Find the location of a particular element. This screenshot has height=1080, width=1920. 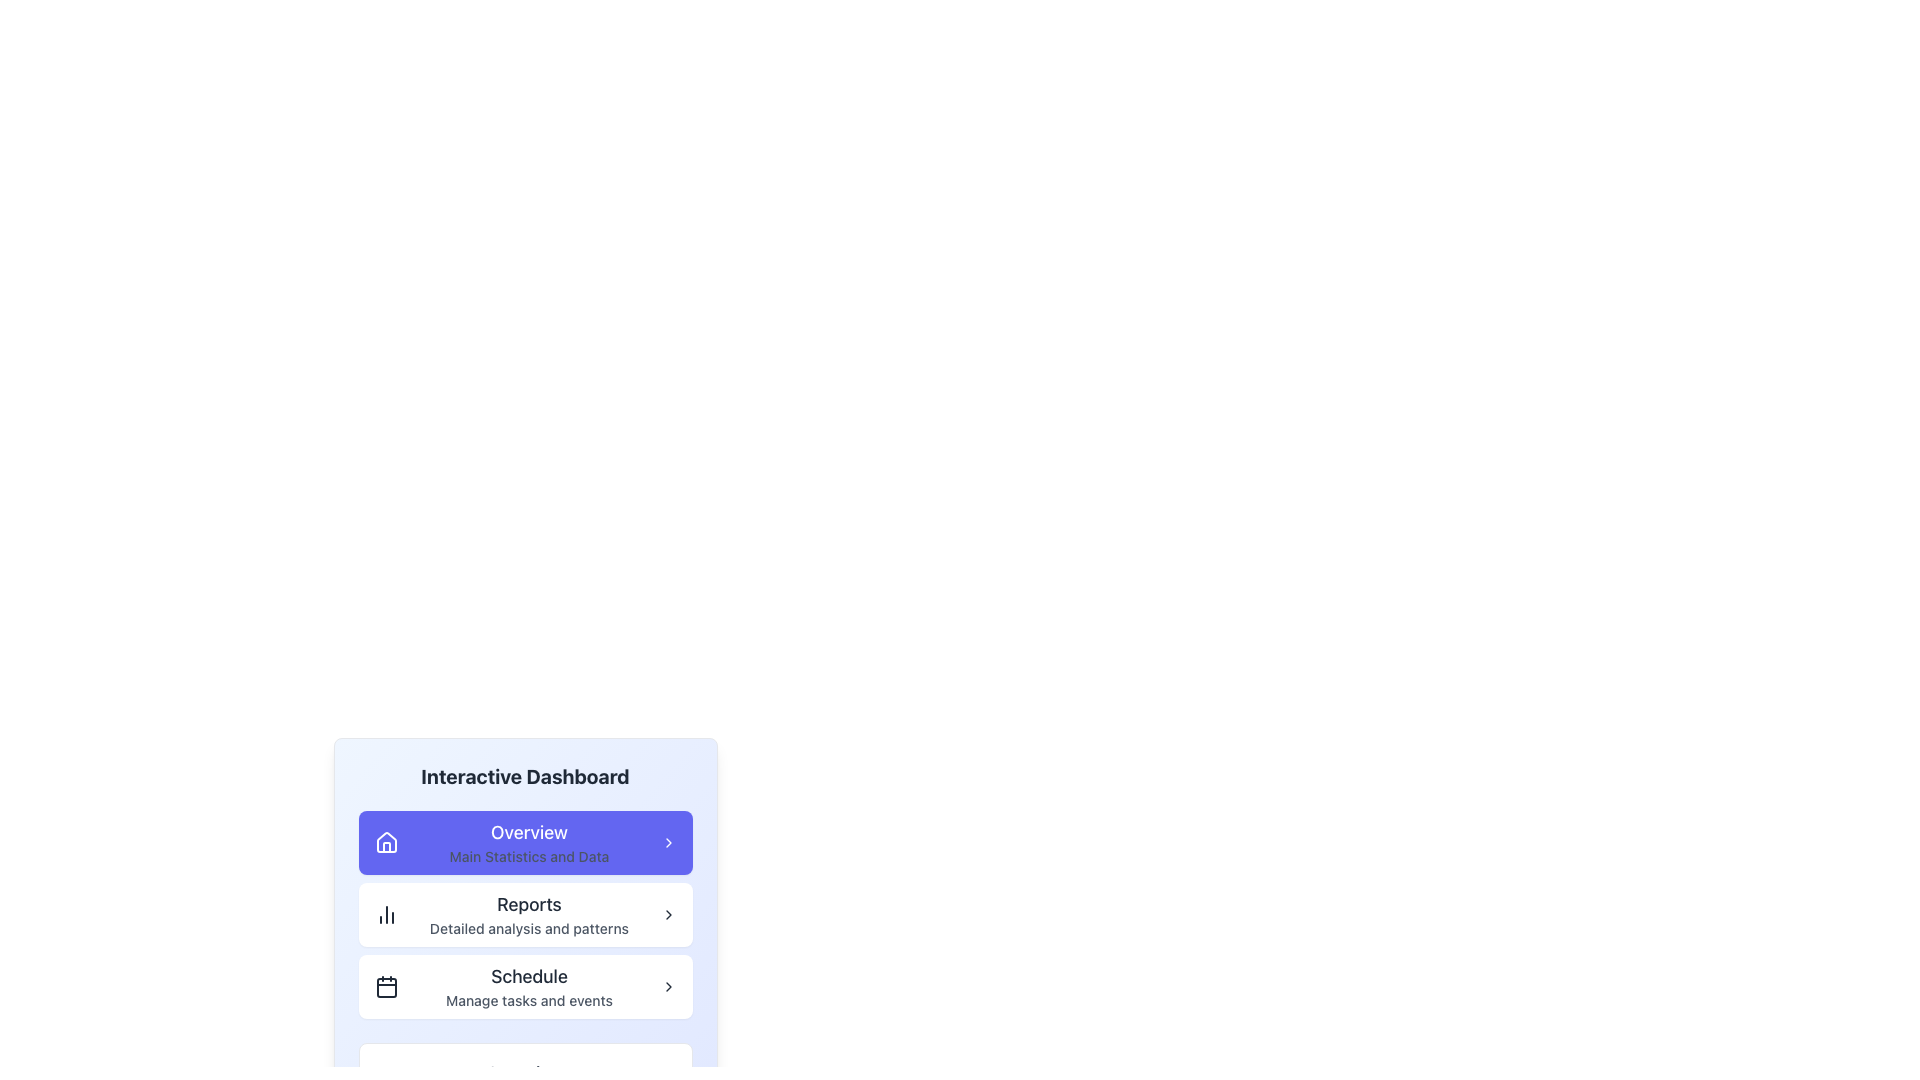

the 'Reports' button, the second option in the list within the 'Interactive Dashboard' is located at coordinates (525, 914).